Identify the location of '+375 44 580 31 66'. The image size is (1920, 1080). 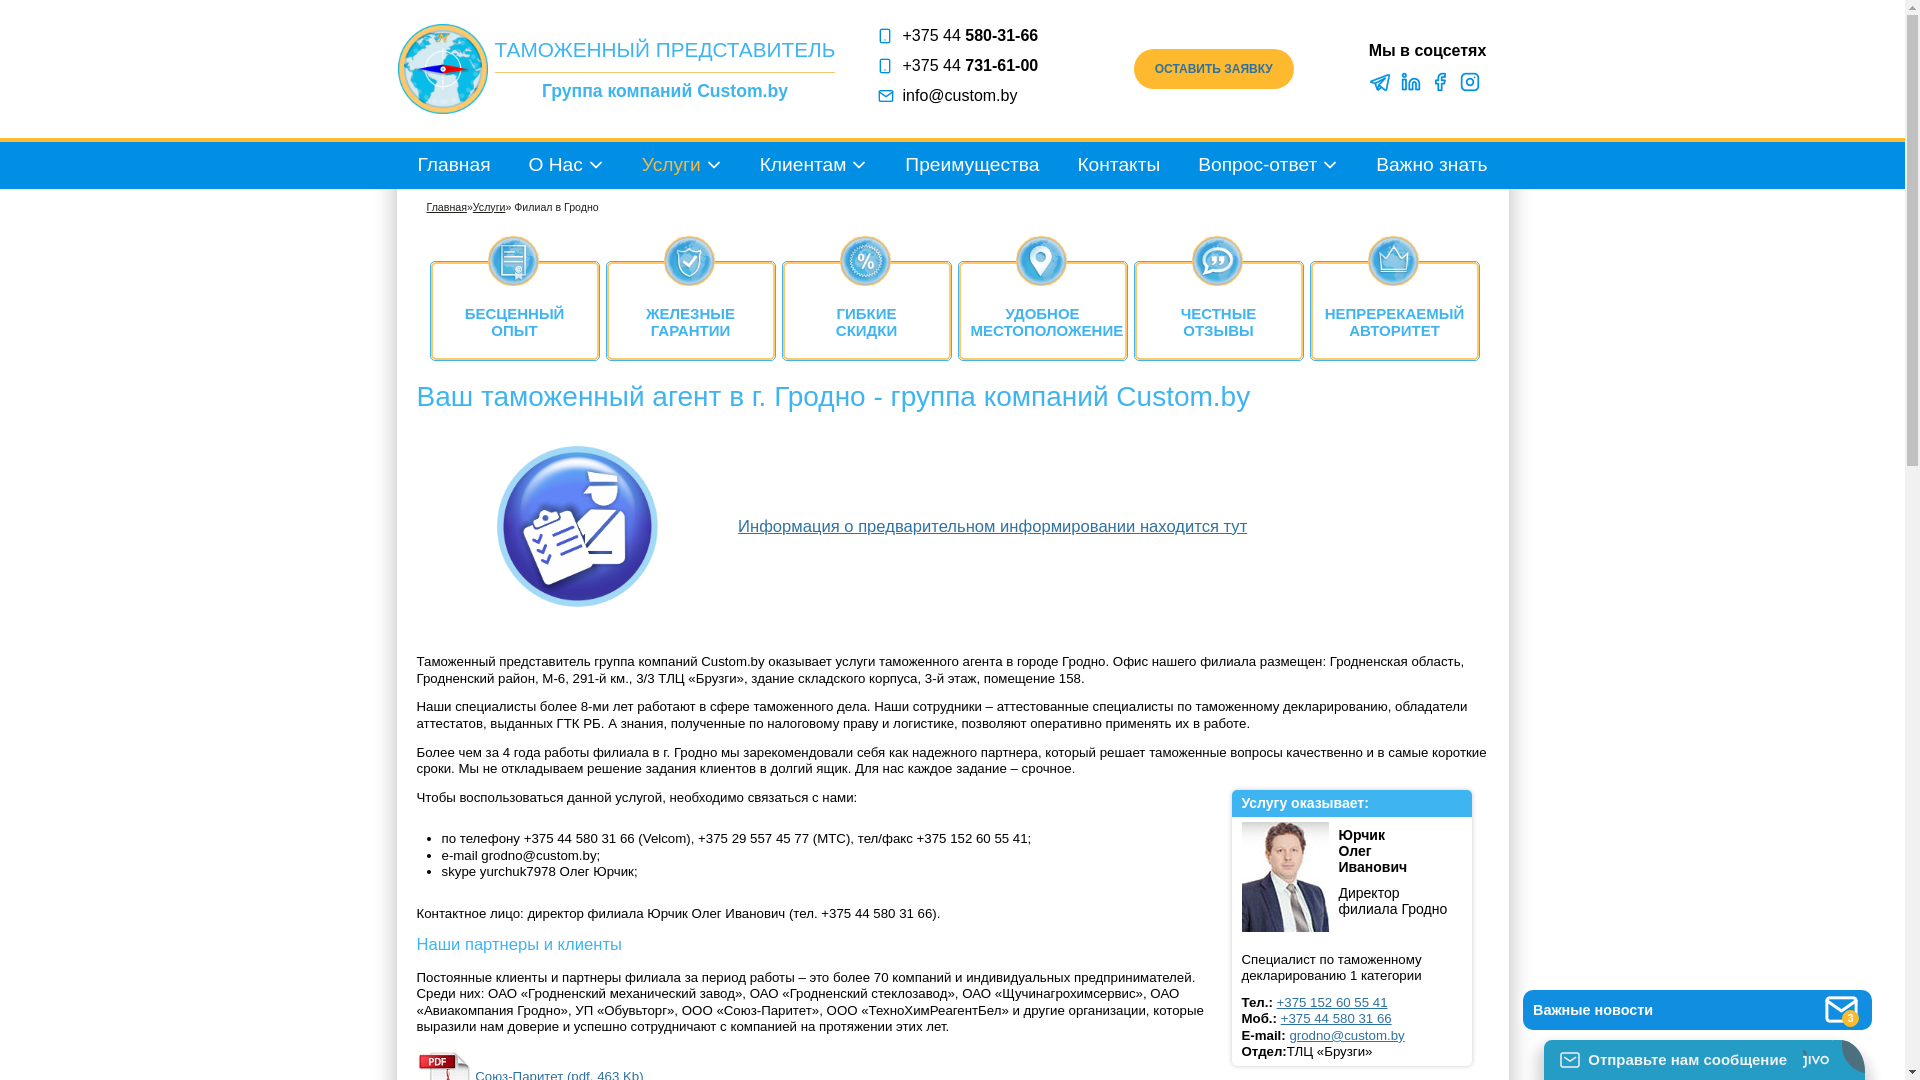
(1336, 1018).